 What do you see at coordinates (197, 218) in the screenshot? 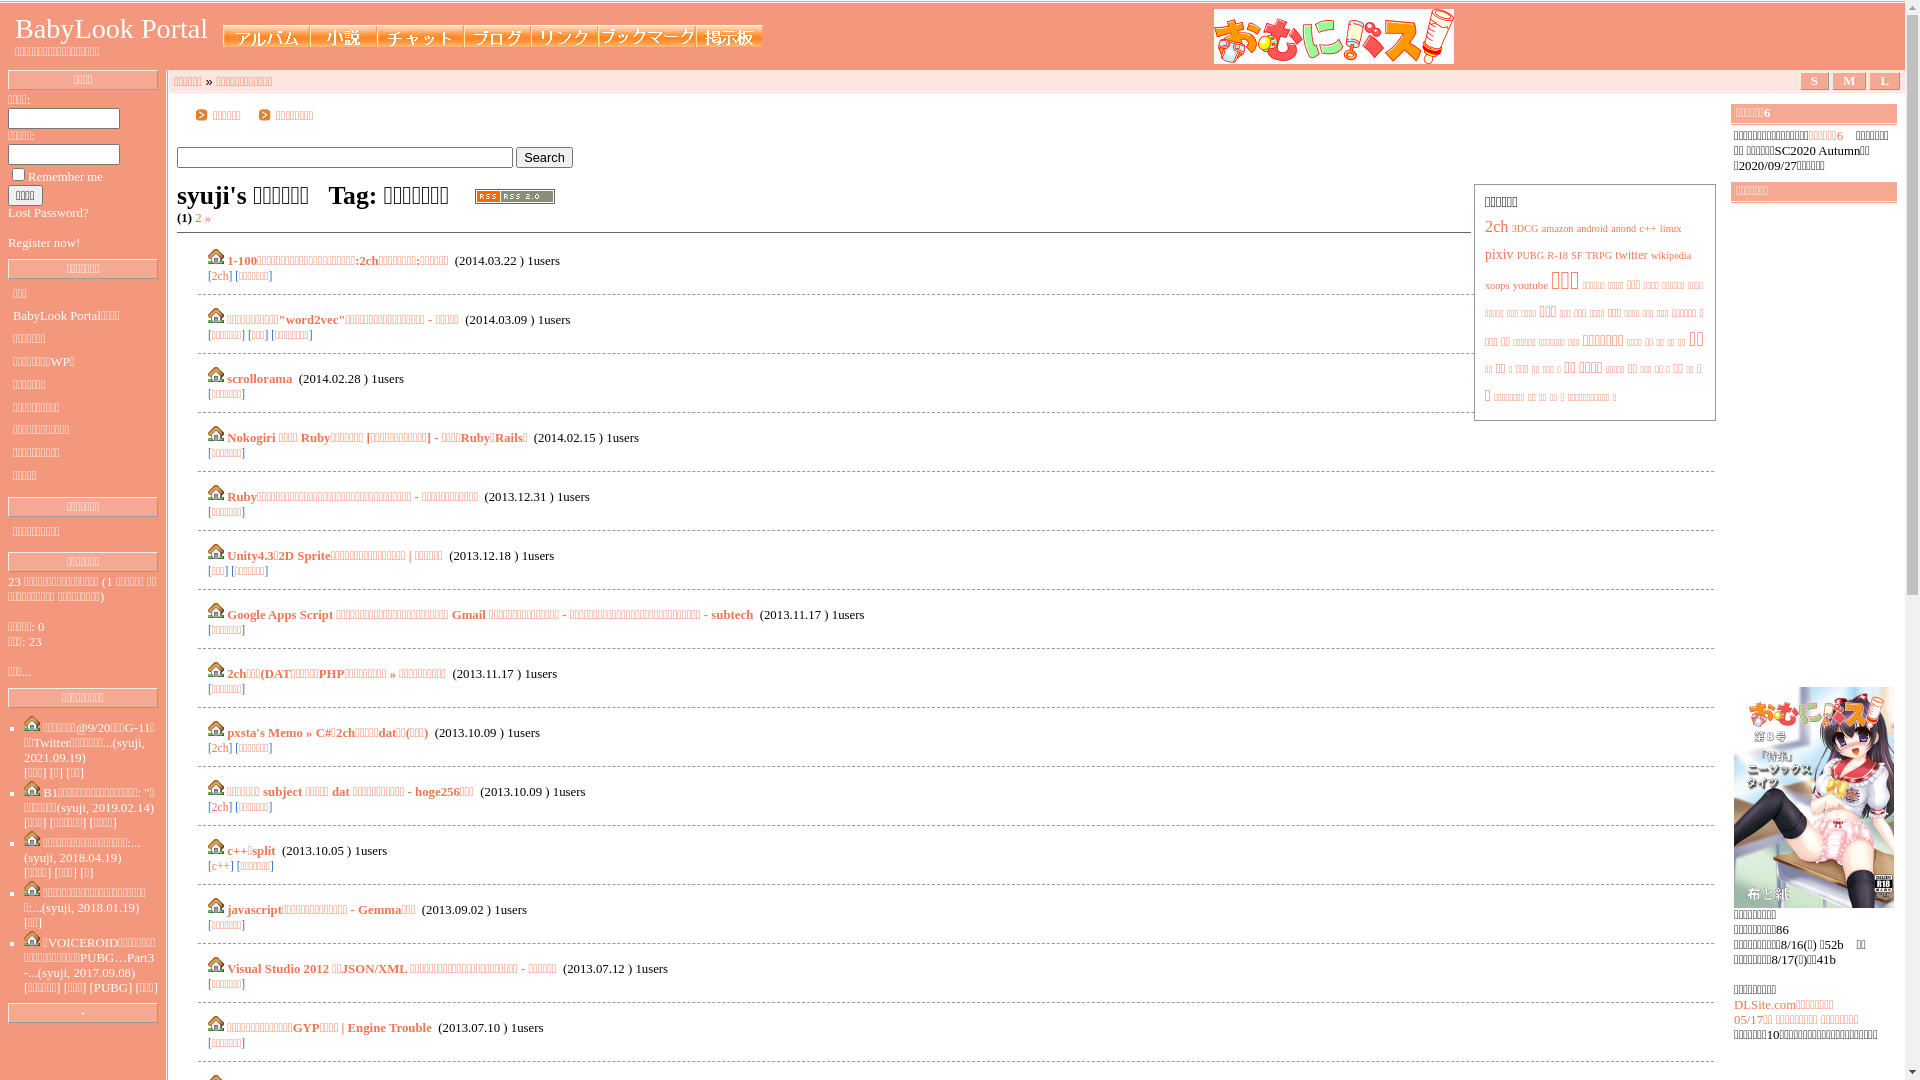
I see `'2'` at bounding box center [197, 218].